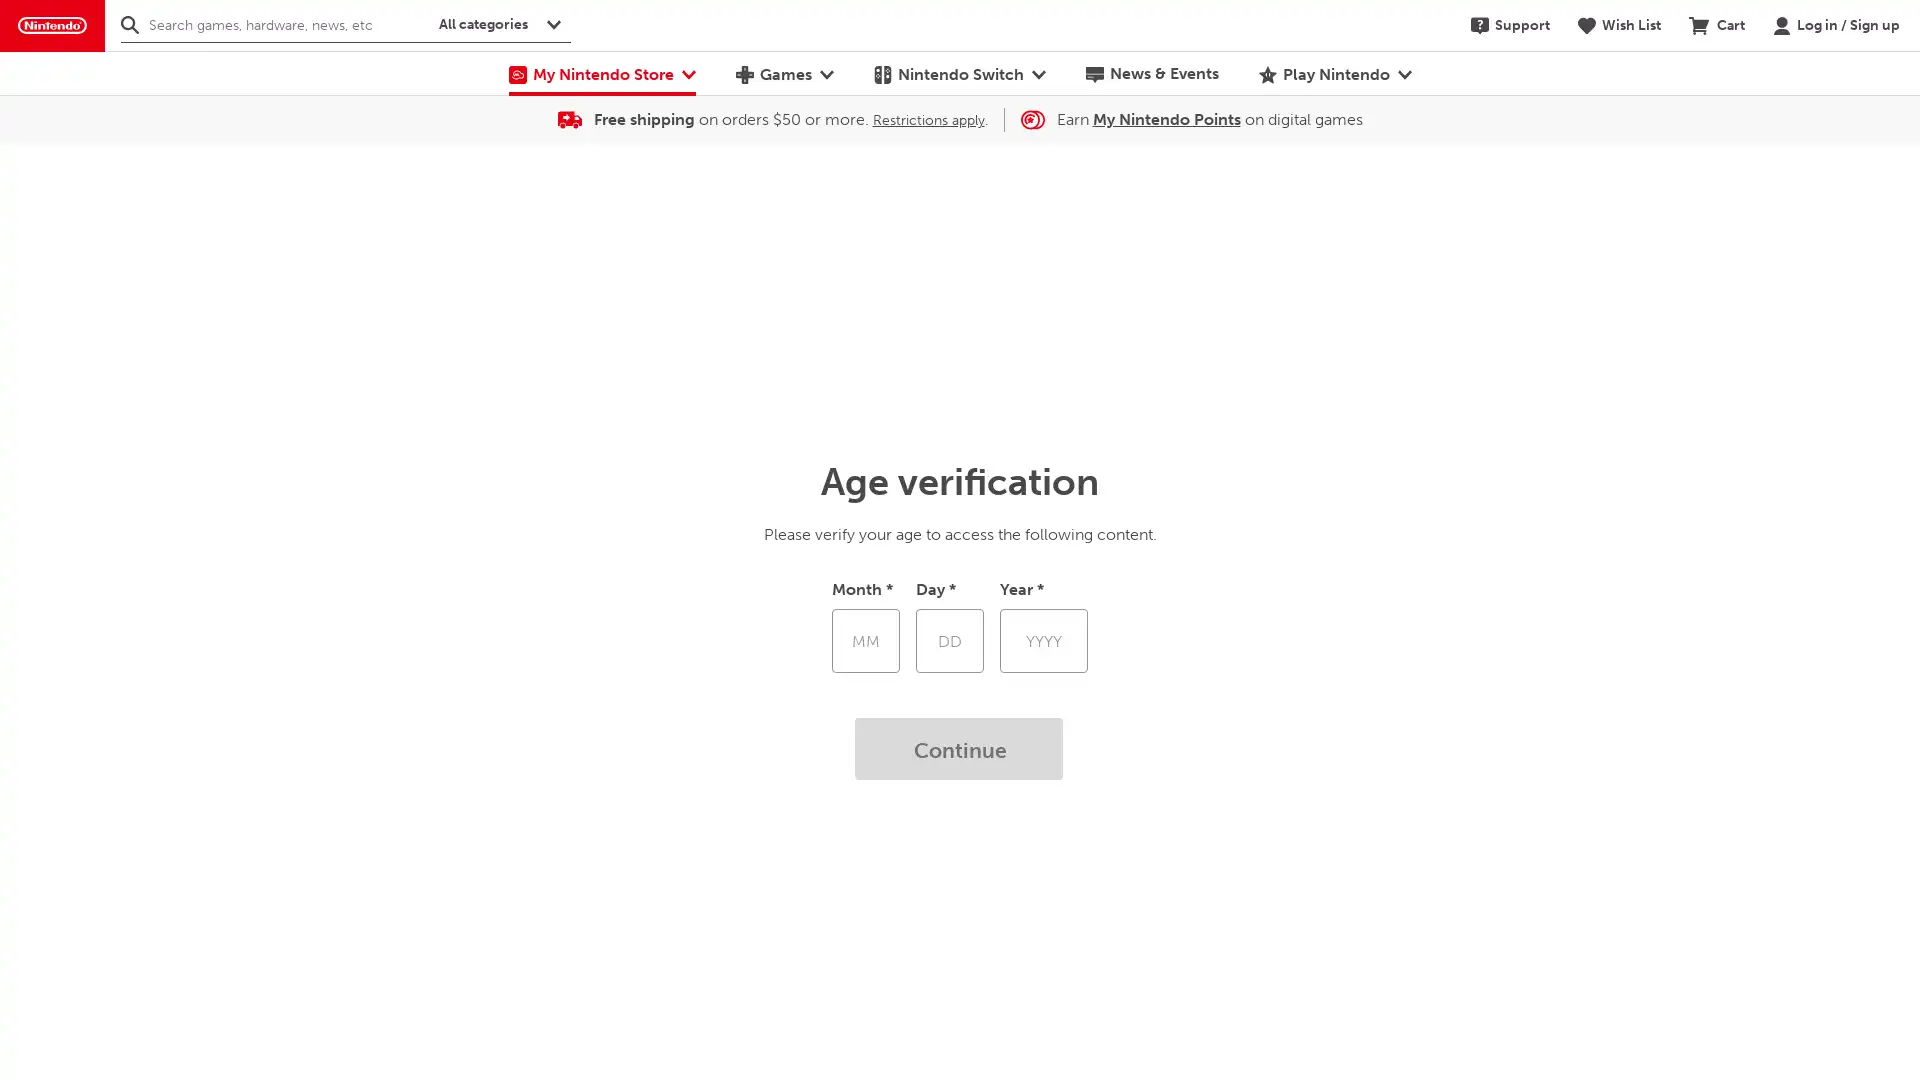  I want to click on Games, so click(782, 72).